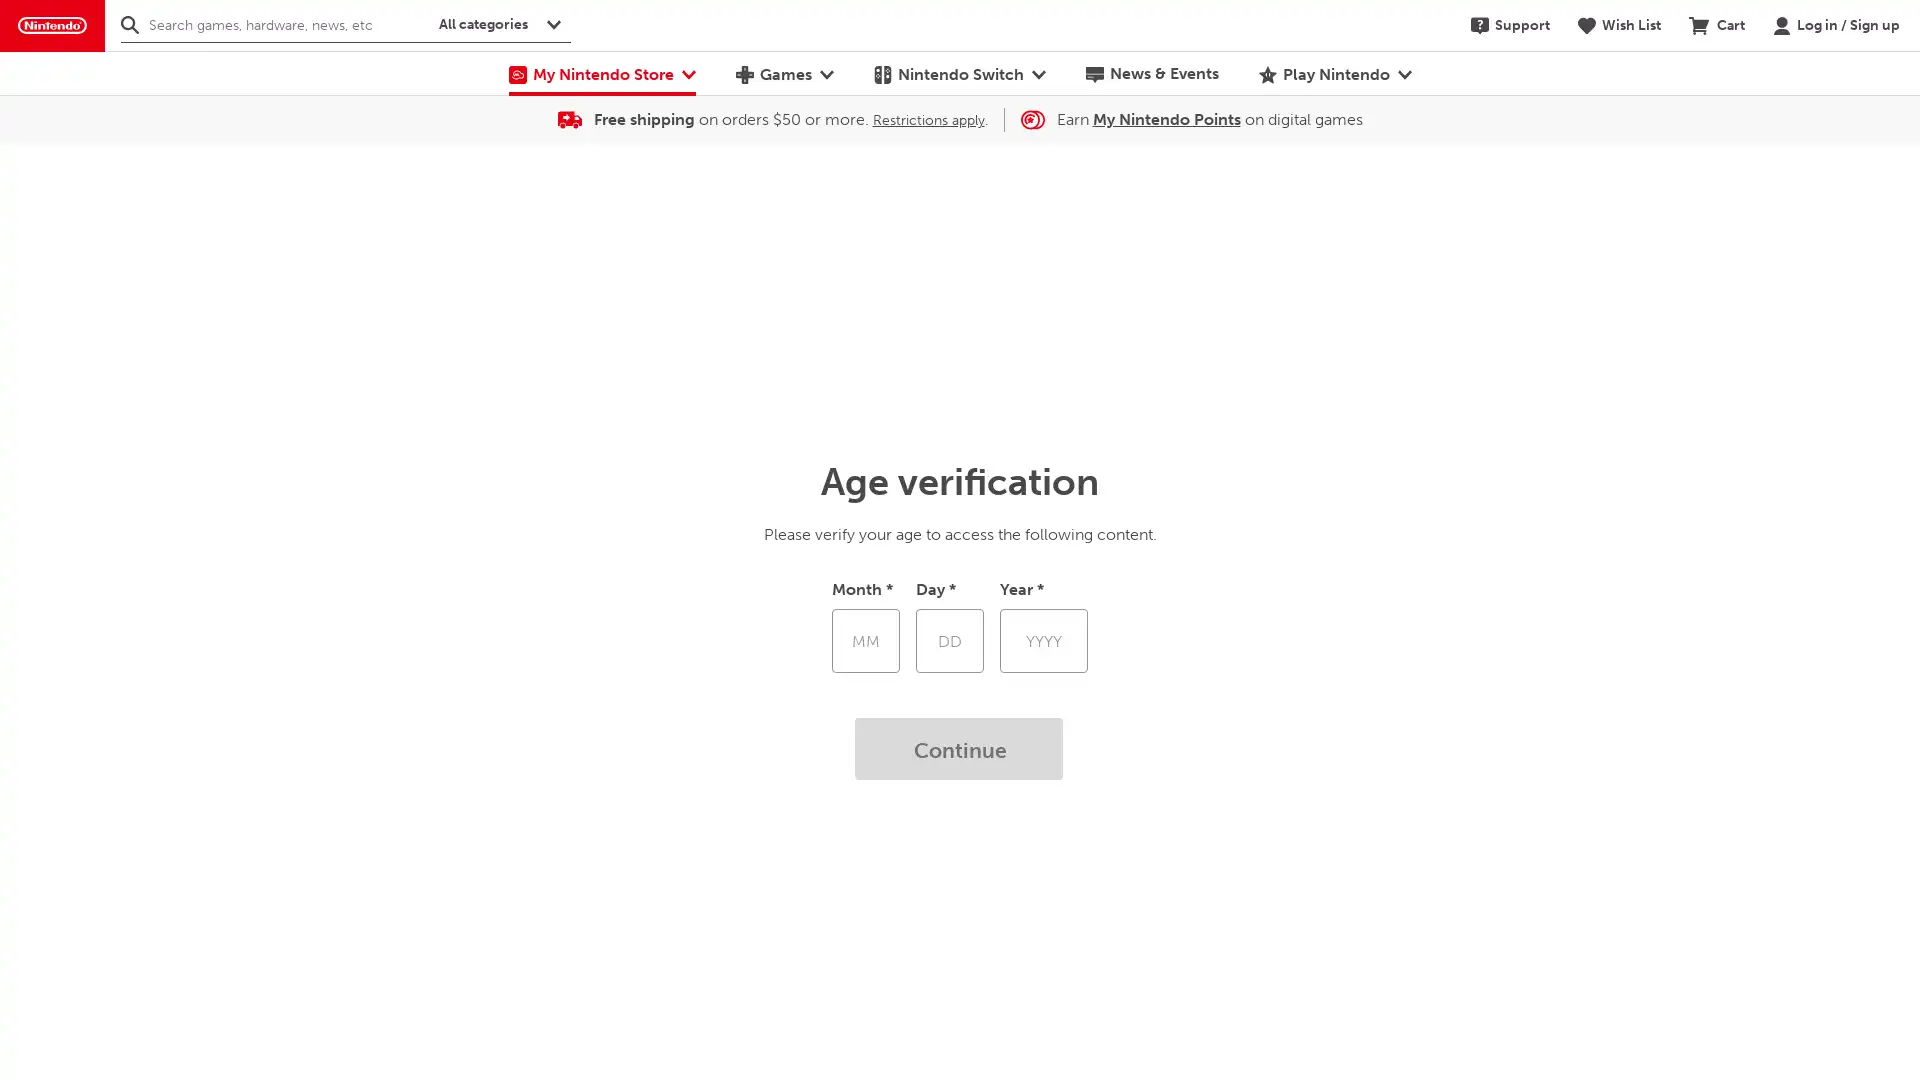  I want to click on Games, so click(782, 72).